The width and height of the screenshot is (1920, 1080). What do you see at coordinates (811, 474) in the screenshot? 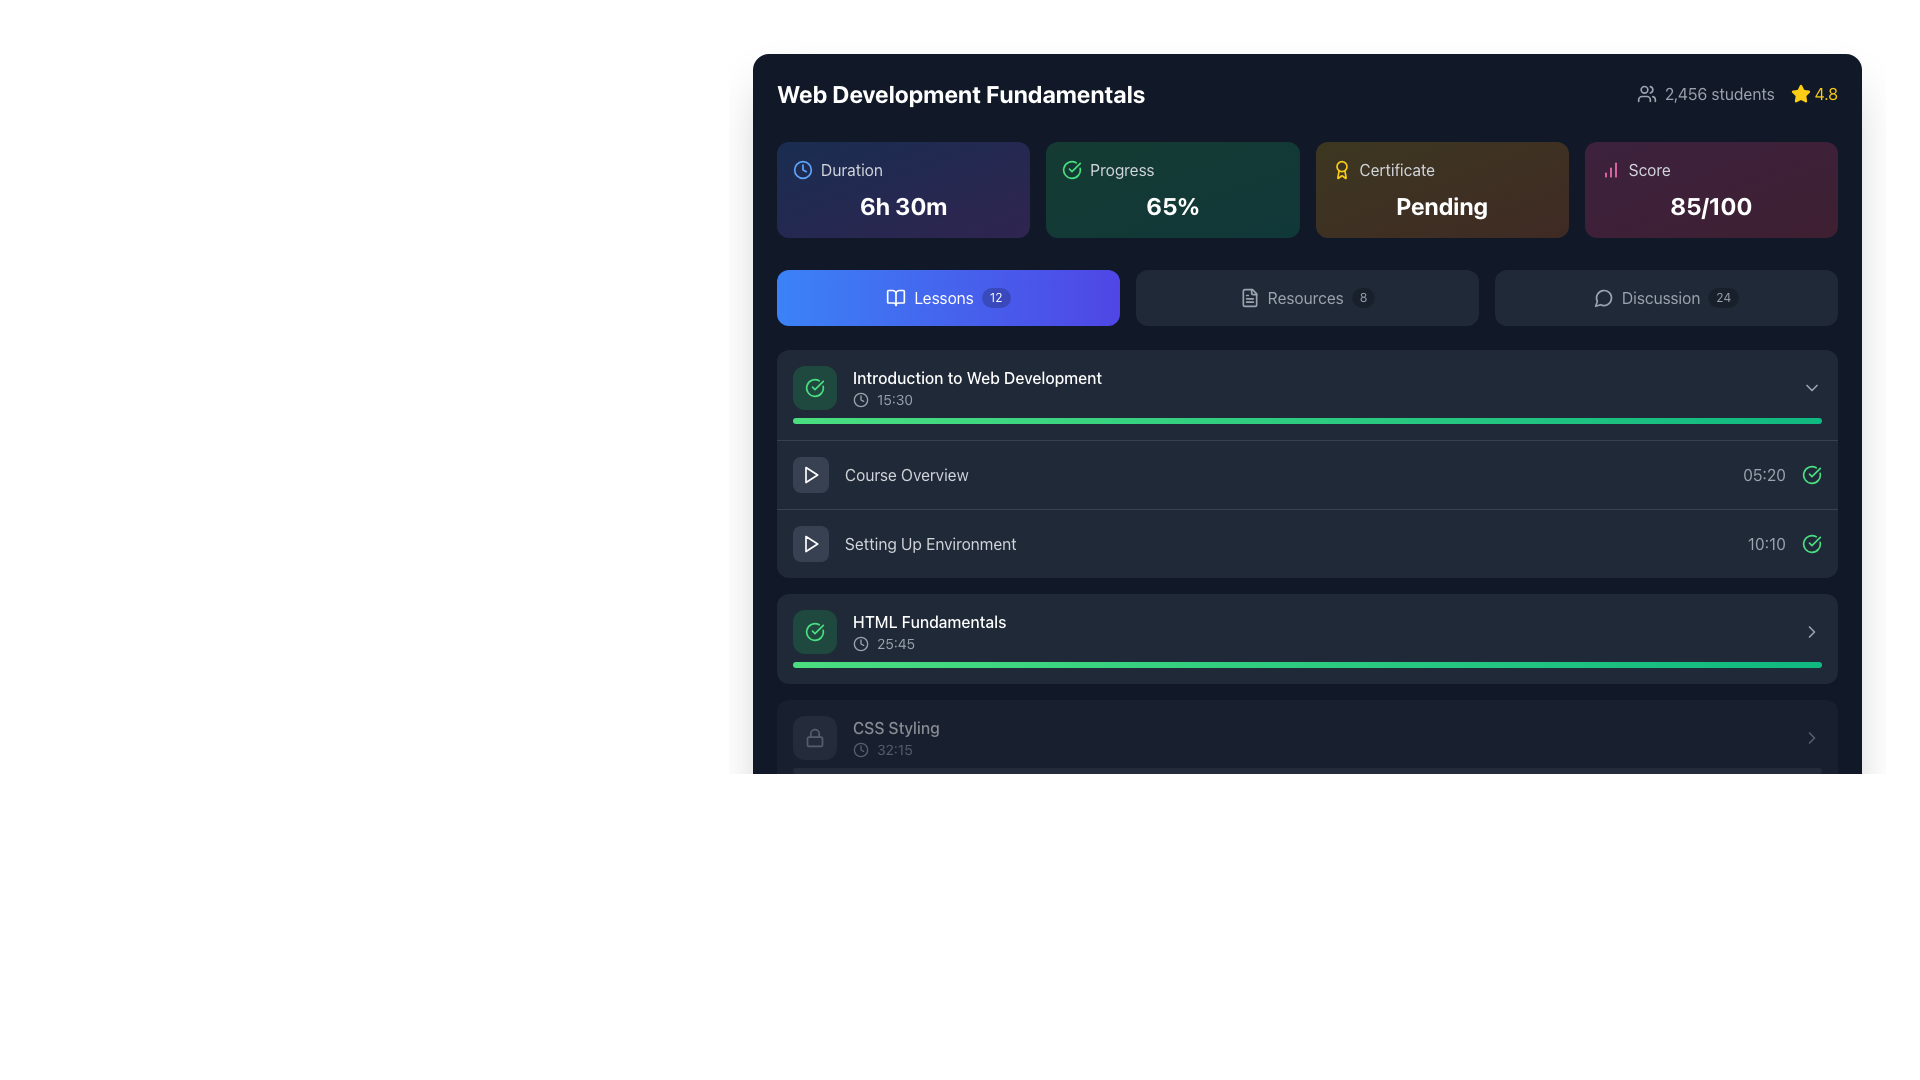
I see `the triangular play icon within the small circular button in the 'Course Overview' row` at bounding box center [811, 474].